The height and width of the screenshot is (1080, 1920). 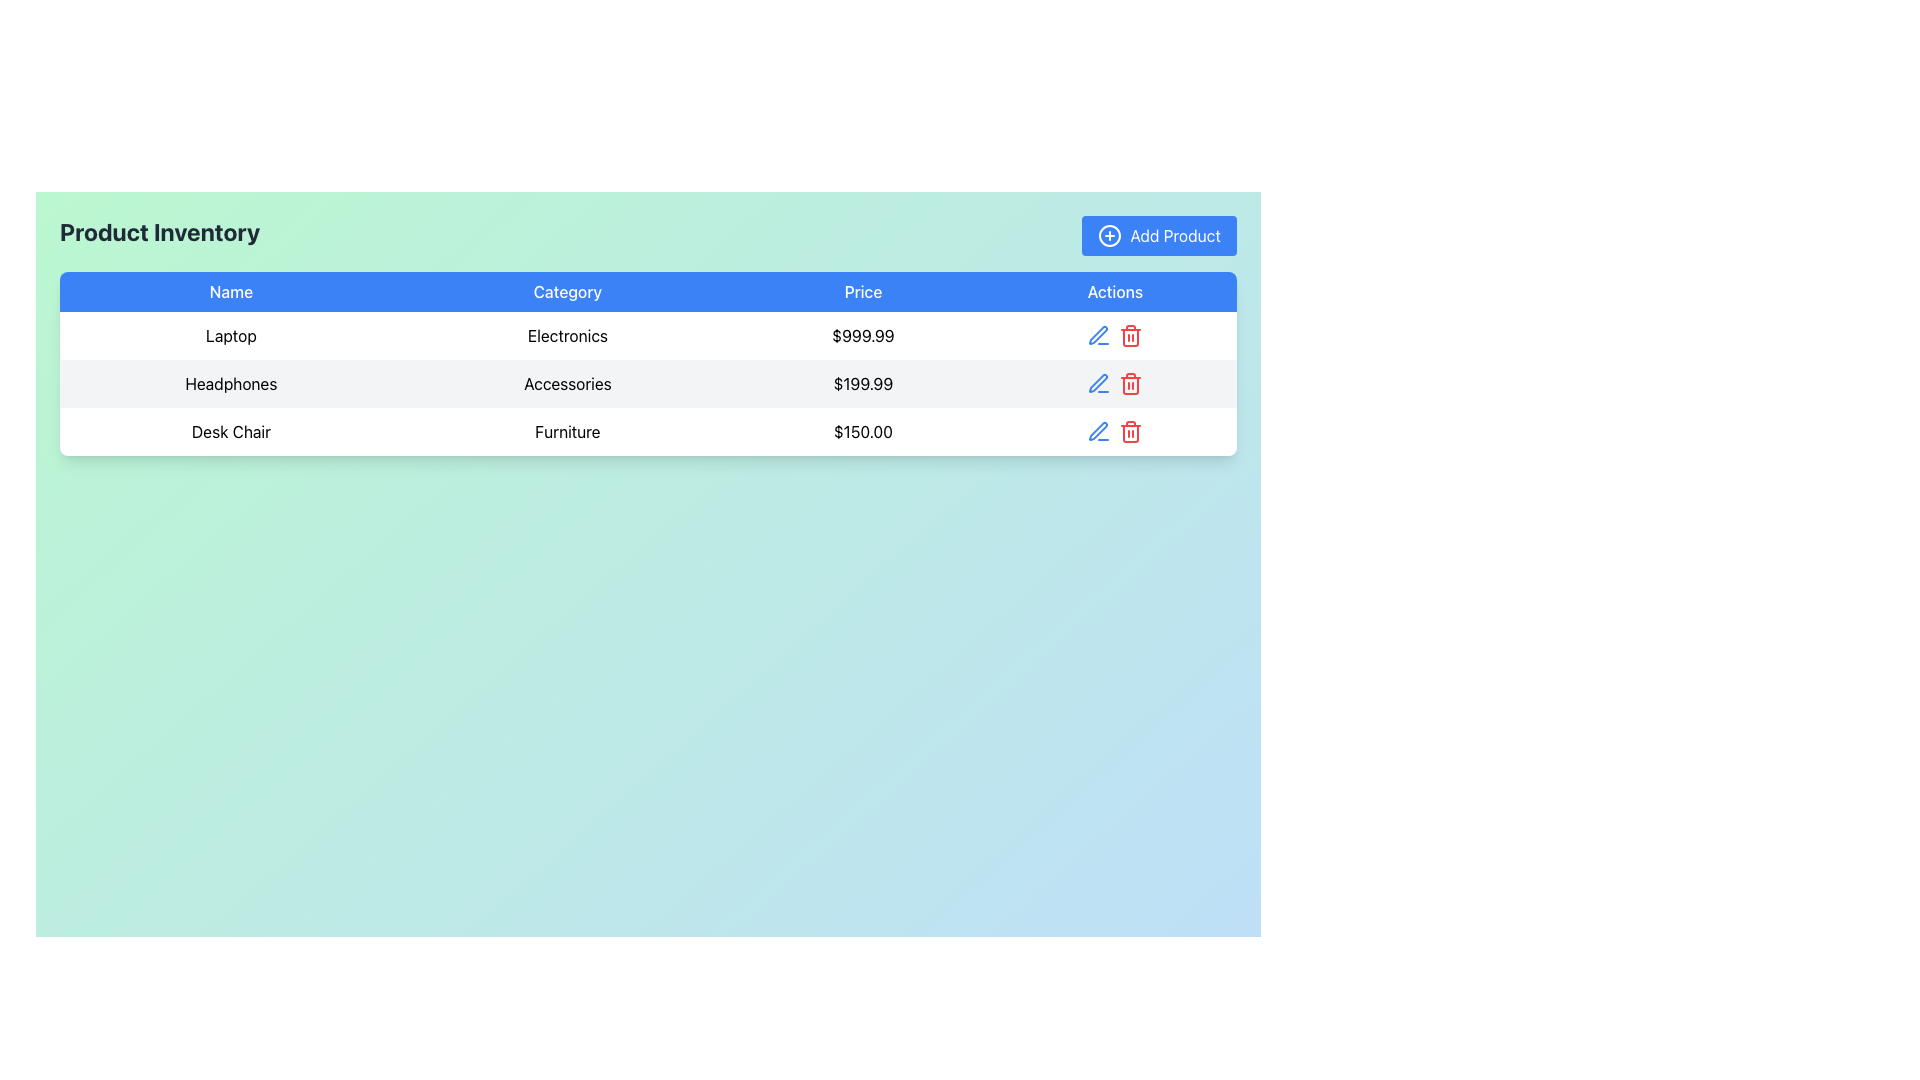 I want to click on the price label displaying the product 'Desk Chair' located in the third row of the table under the 'Price' column, so click(x=863, y=431).